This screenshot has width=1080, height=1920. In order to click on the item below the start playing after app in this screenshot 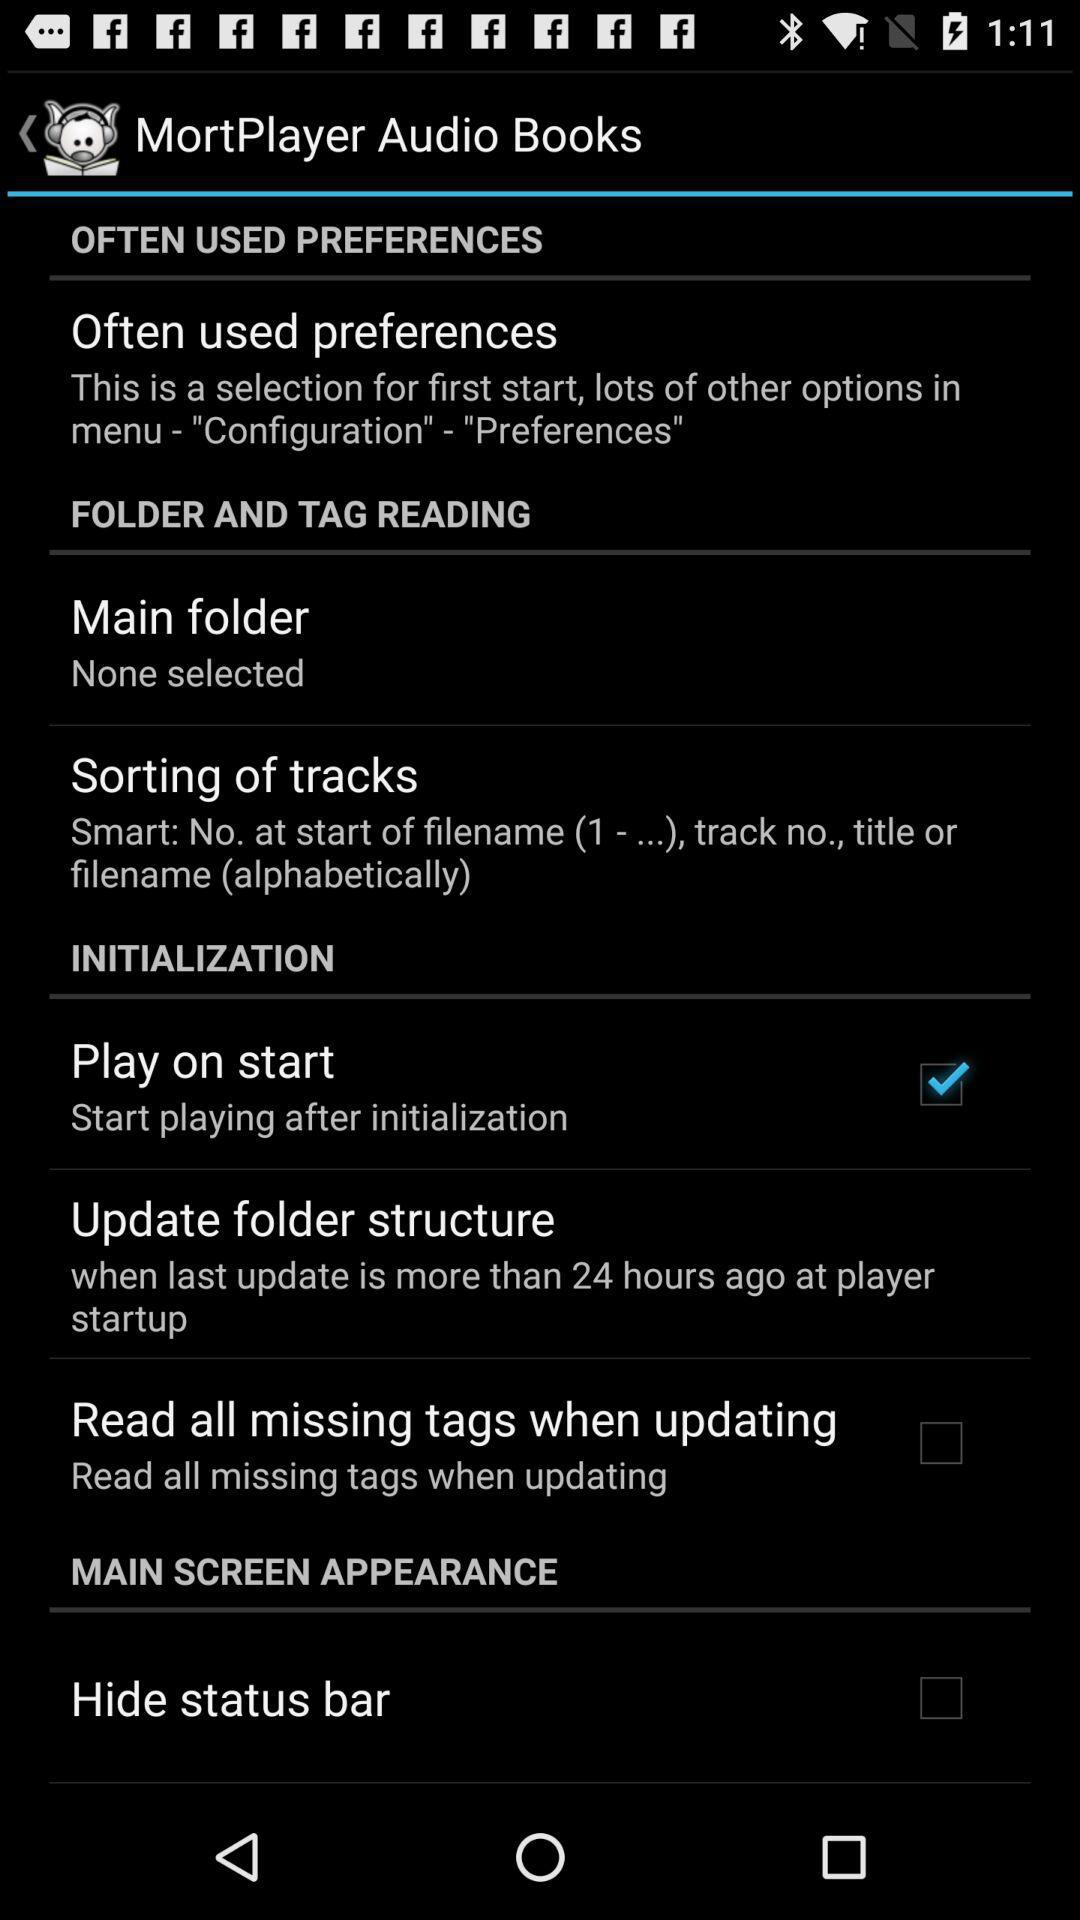, I will do `click(312, 1216)`.